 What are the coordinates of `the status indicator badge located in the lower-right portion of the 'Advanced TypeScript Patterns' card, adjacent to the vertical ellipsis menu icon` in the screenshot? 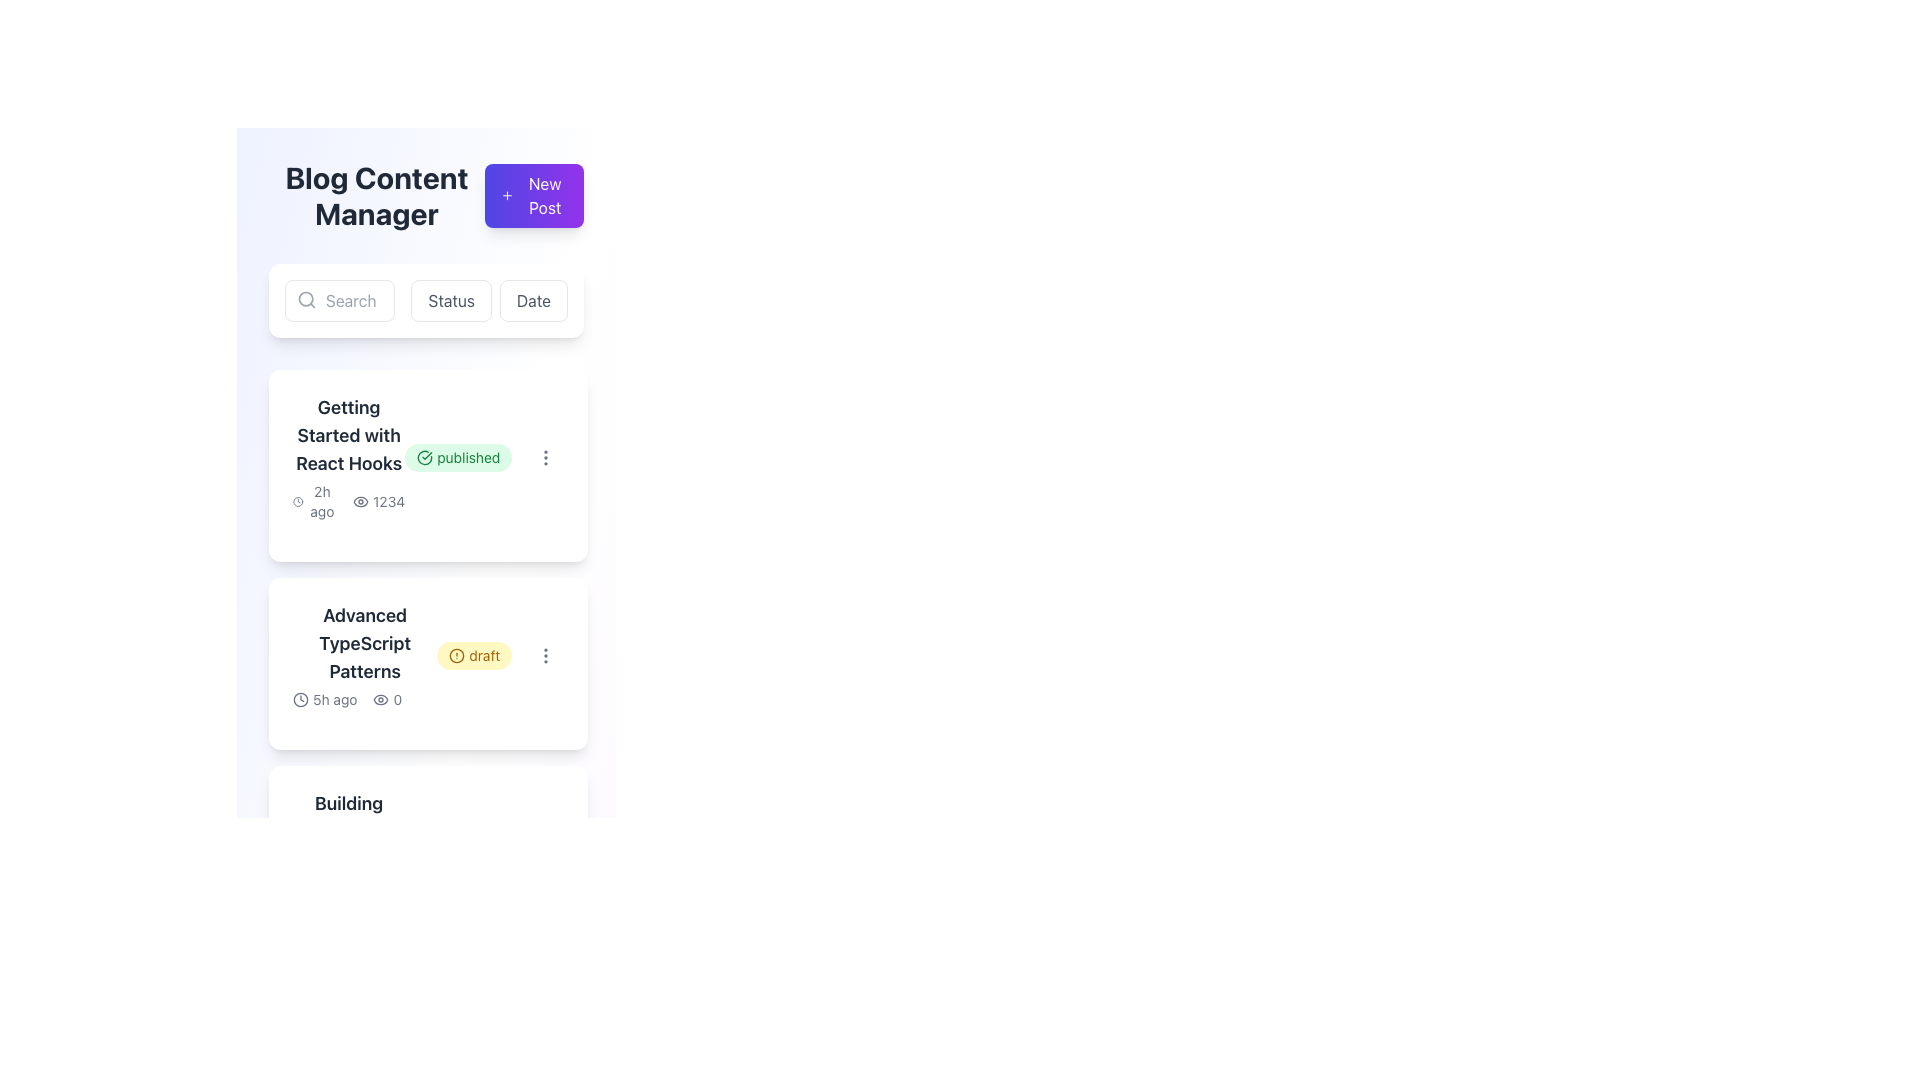 It's located at (500, 655).